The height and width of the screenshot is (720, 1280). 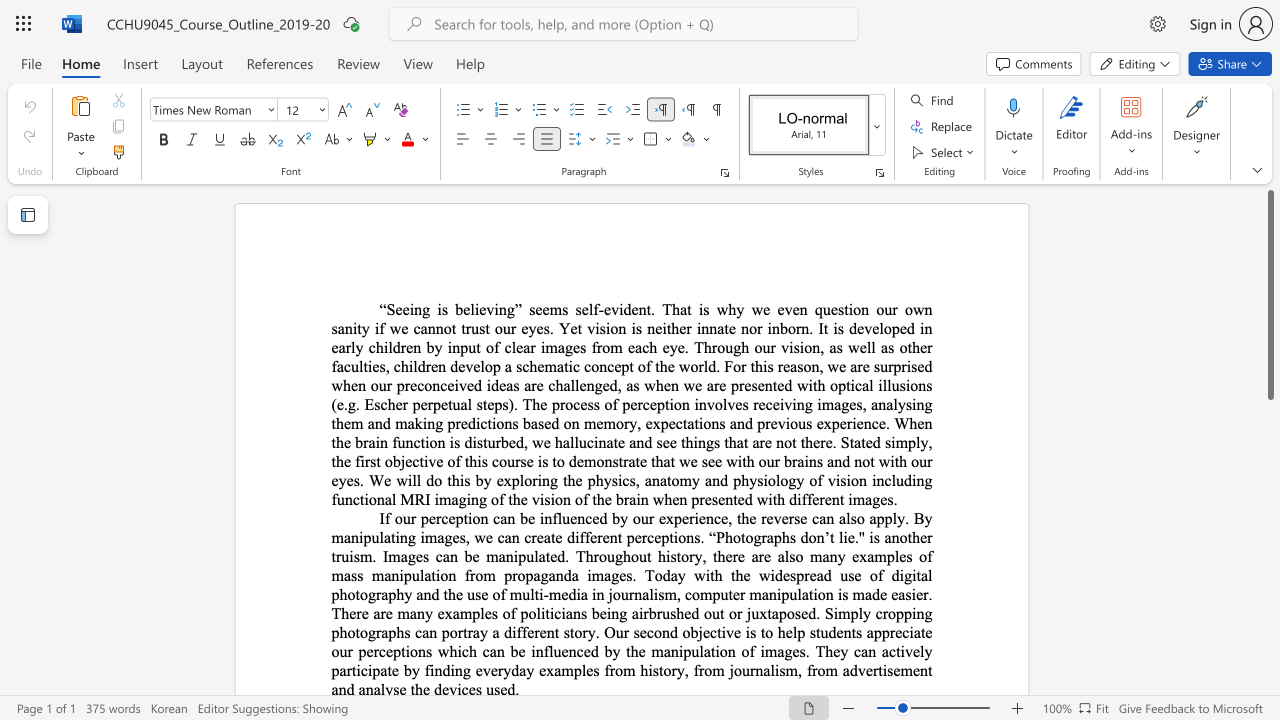 I want to click on the scrollbar to scroll the page down, so click(x=1269, y=408).